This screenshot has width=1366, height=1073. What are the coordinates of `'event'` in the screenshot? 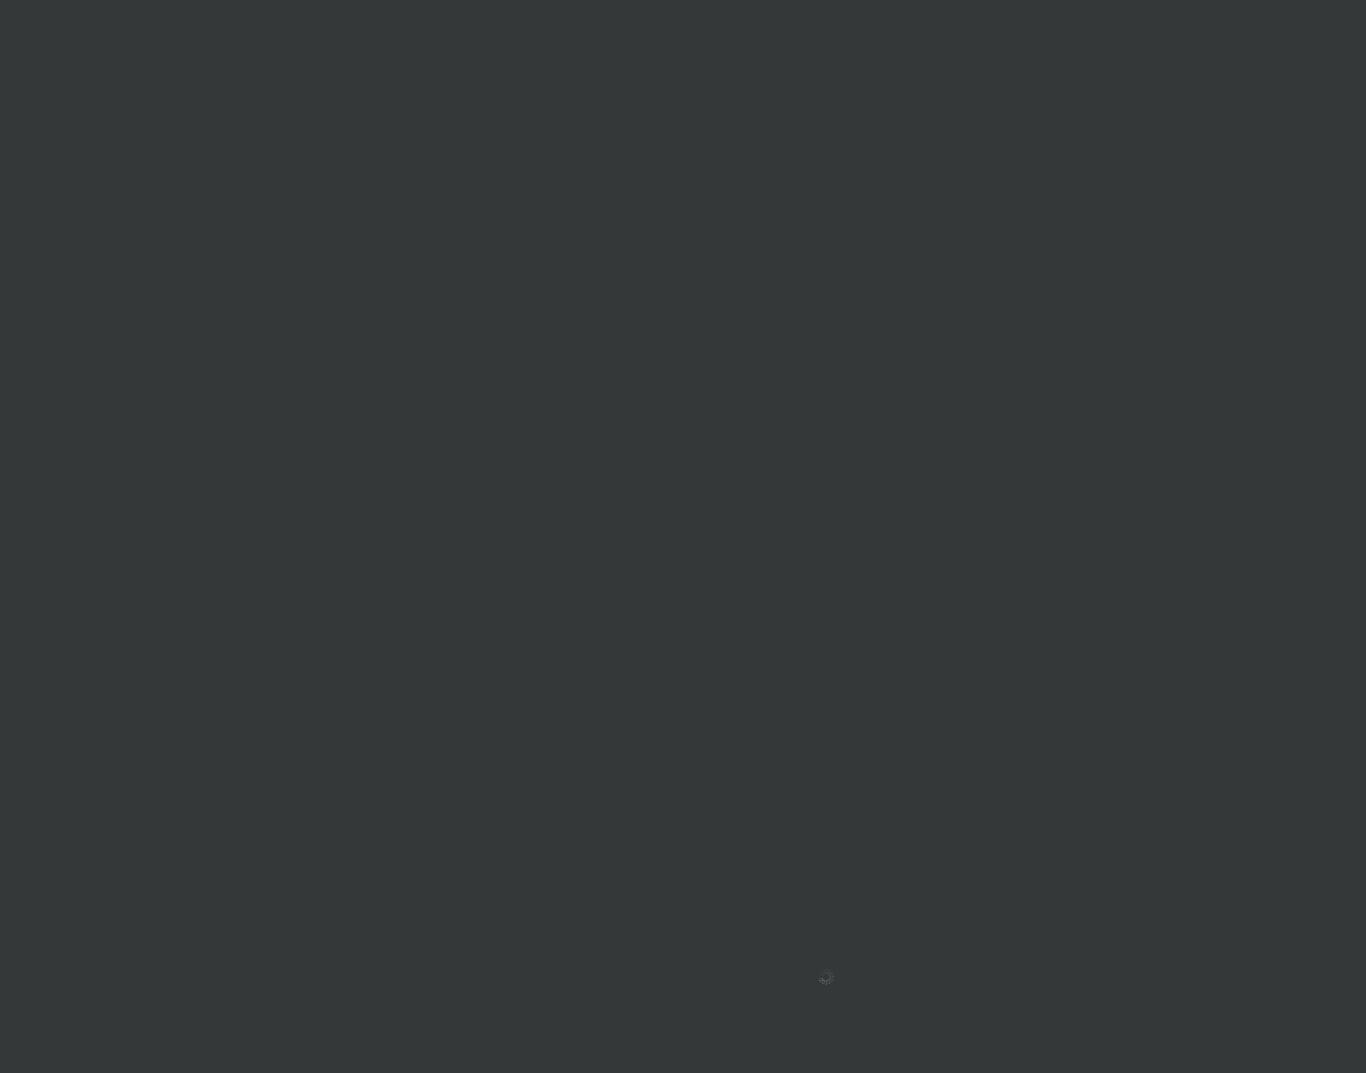 It's located at (674, 823).